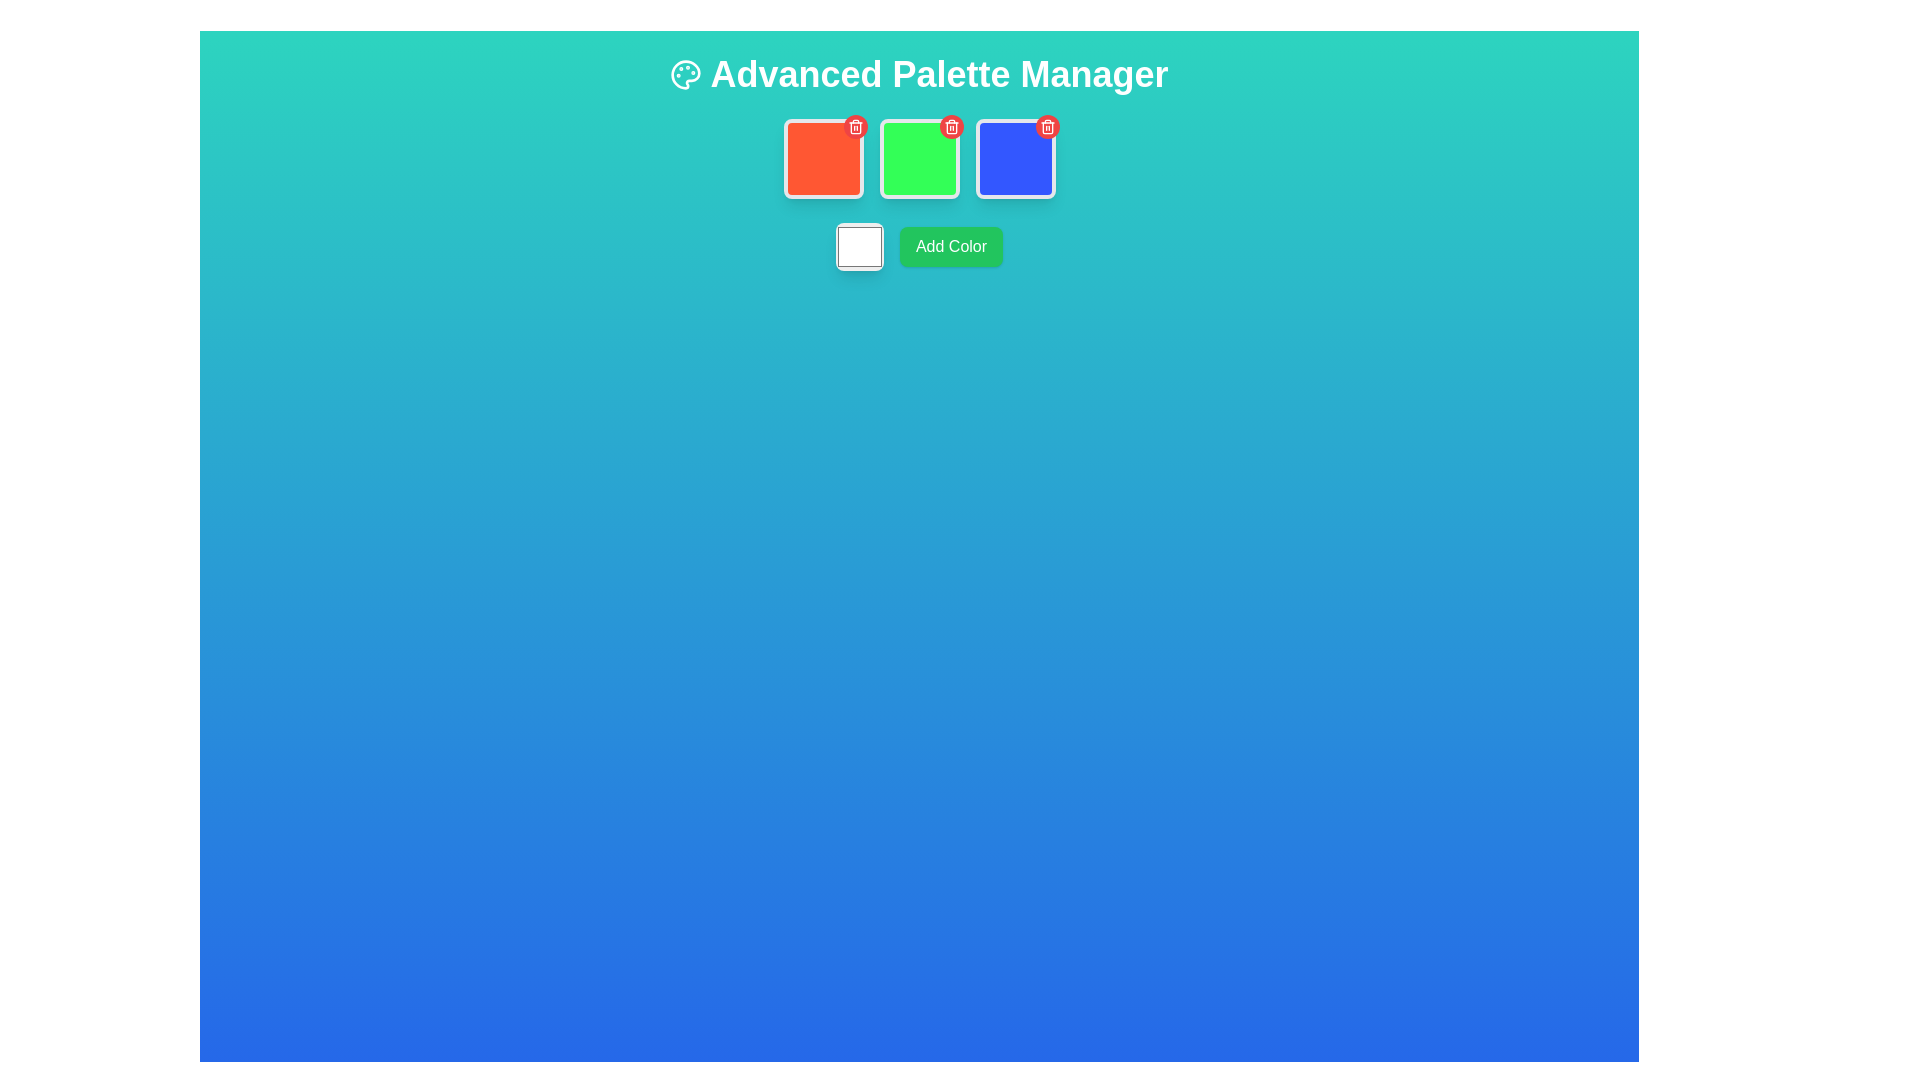  I want to click on the green rectangular button labeled 'Add Color' located slightly below the three colored boxes in the Advanced Palette Manager section, so click(918, 245).